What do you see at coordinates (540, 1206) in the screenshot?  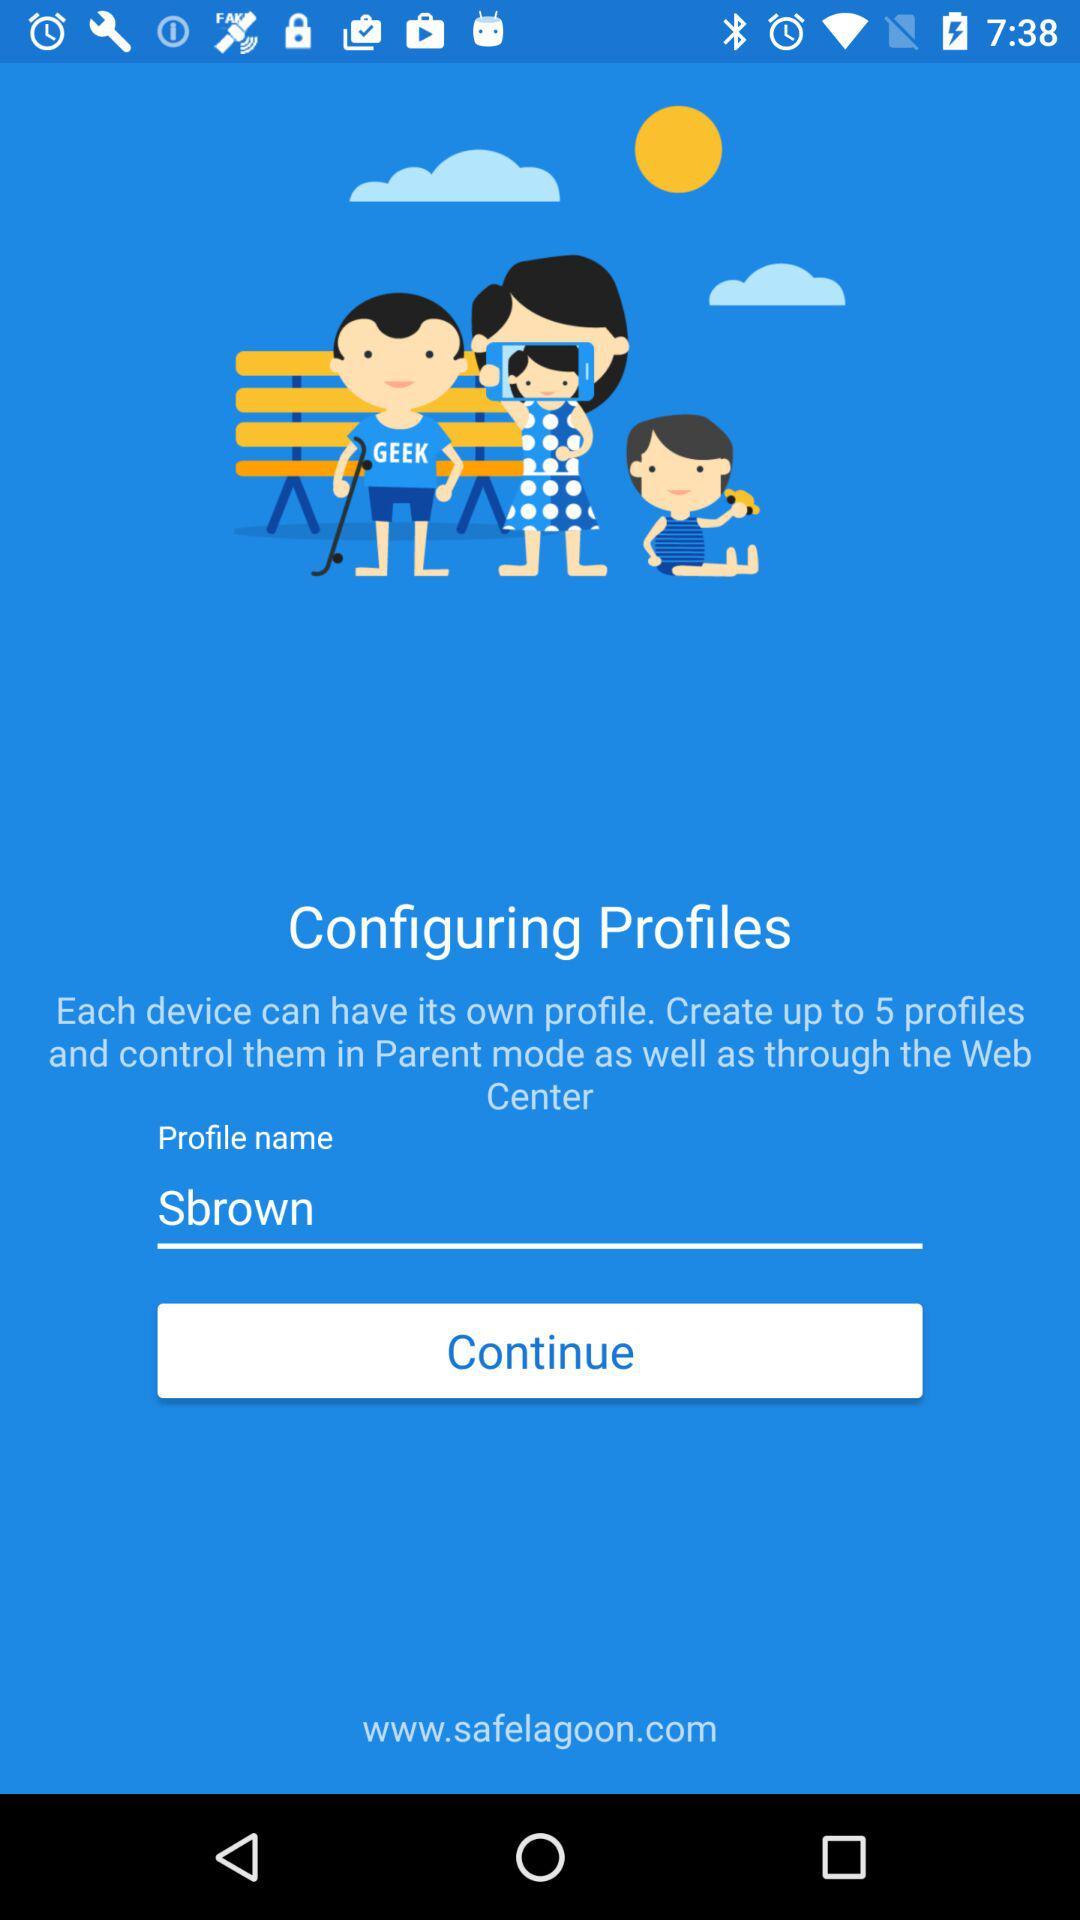 I see `sbrown` at bounding box center [540, 1206].